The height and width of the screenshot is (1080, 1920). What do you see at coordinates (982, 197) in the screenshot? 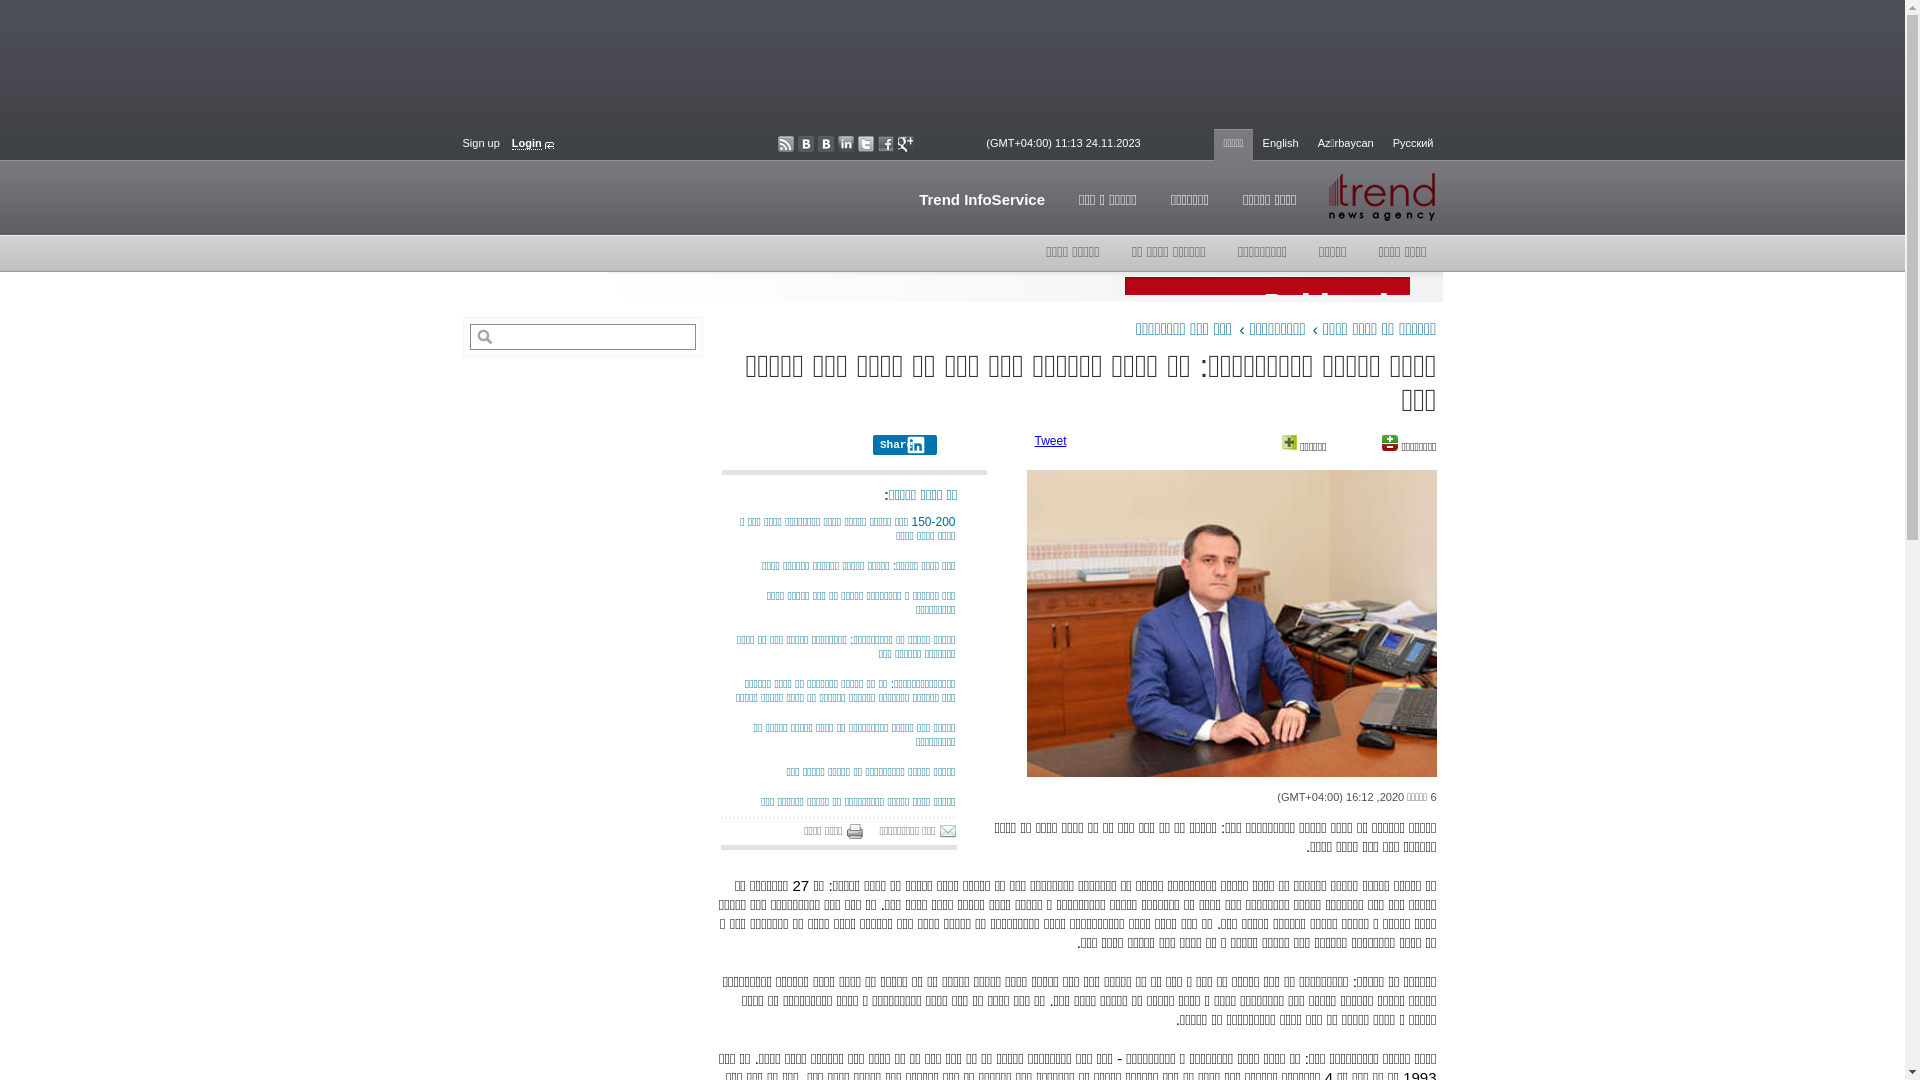
I see `'Trend InfoService'` at bounding box center [982, 197].